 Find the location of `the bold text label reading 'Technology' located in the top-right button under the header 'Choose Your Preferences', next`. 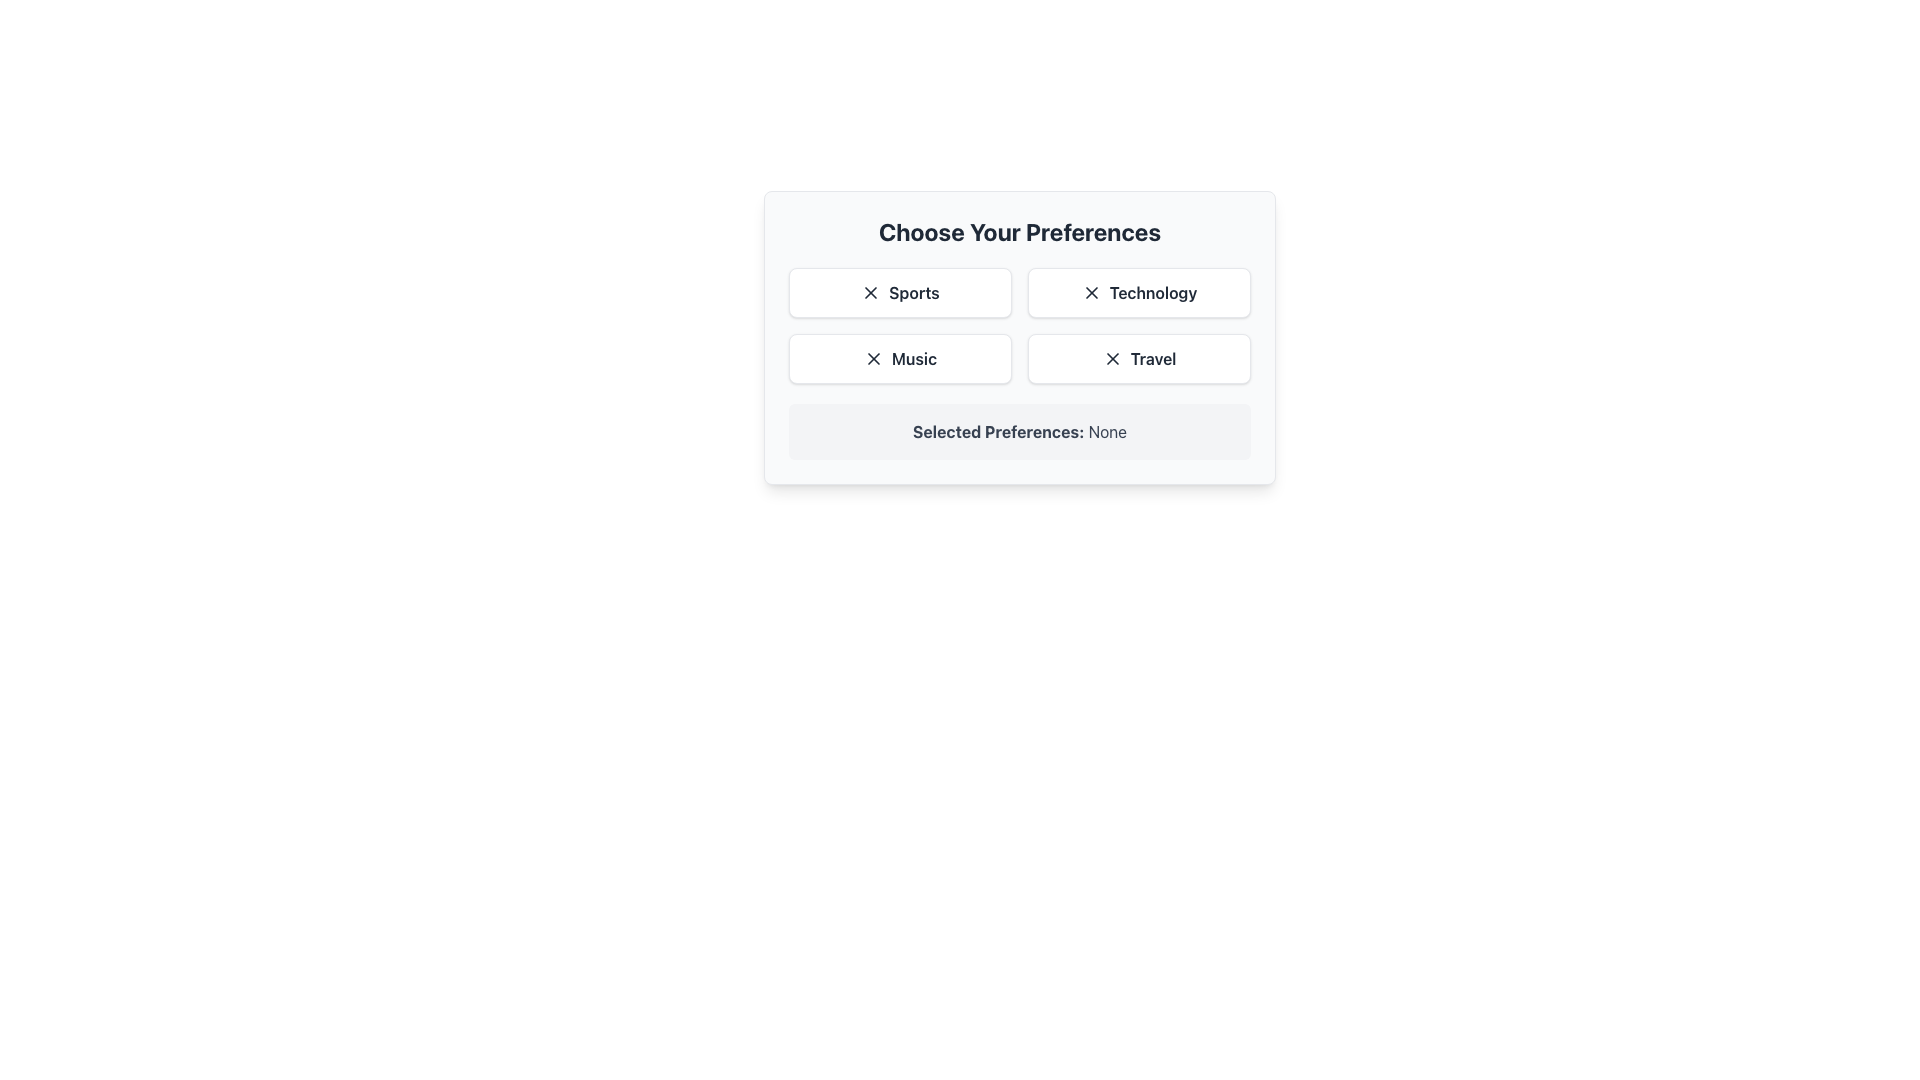

the bold text label reading 'Technology' located in the top-right button under the header 'Choose Your Preferences', next is located at coordinates (1153, 293).